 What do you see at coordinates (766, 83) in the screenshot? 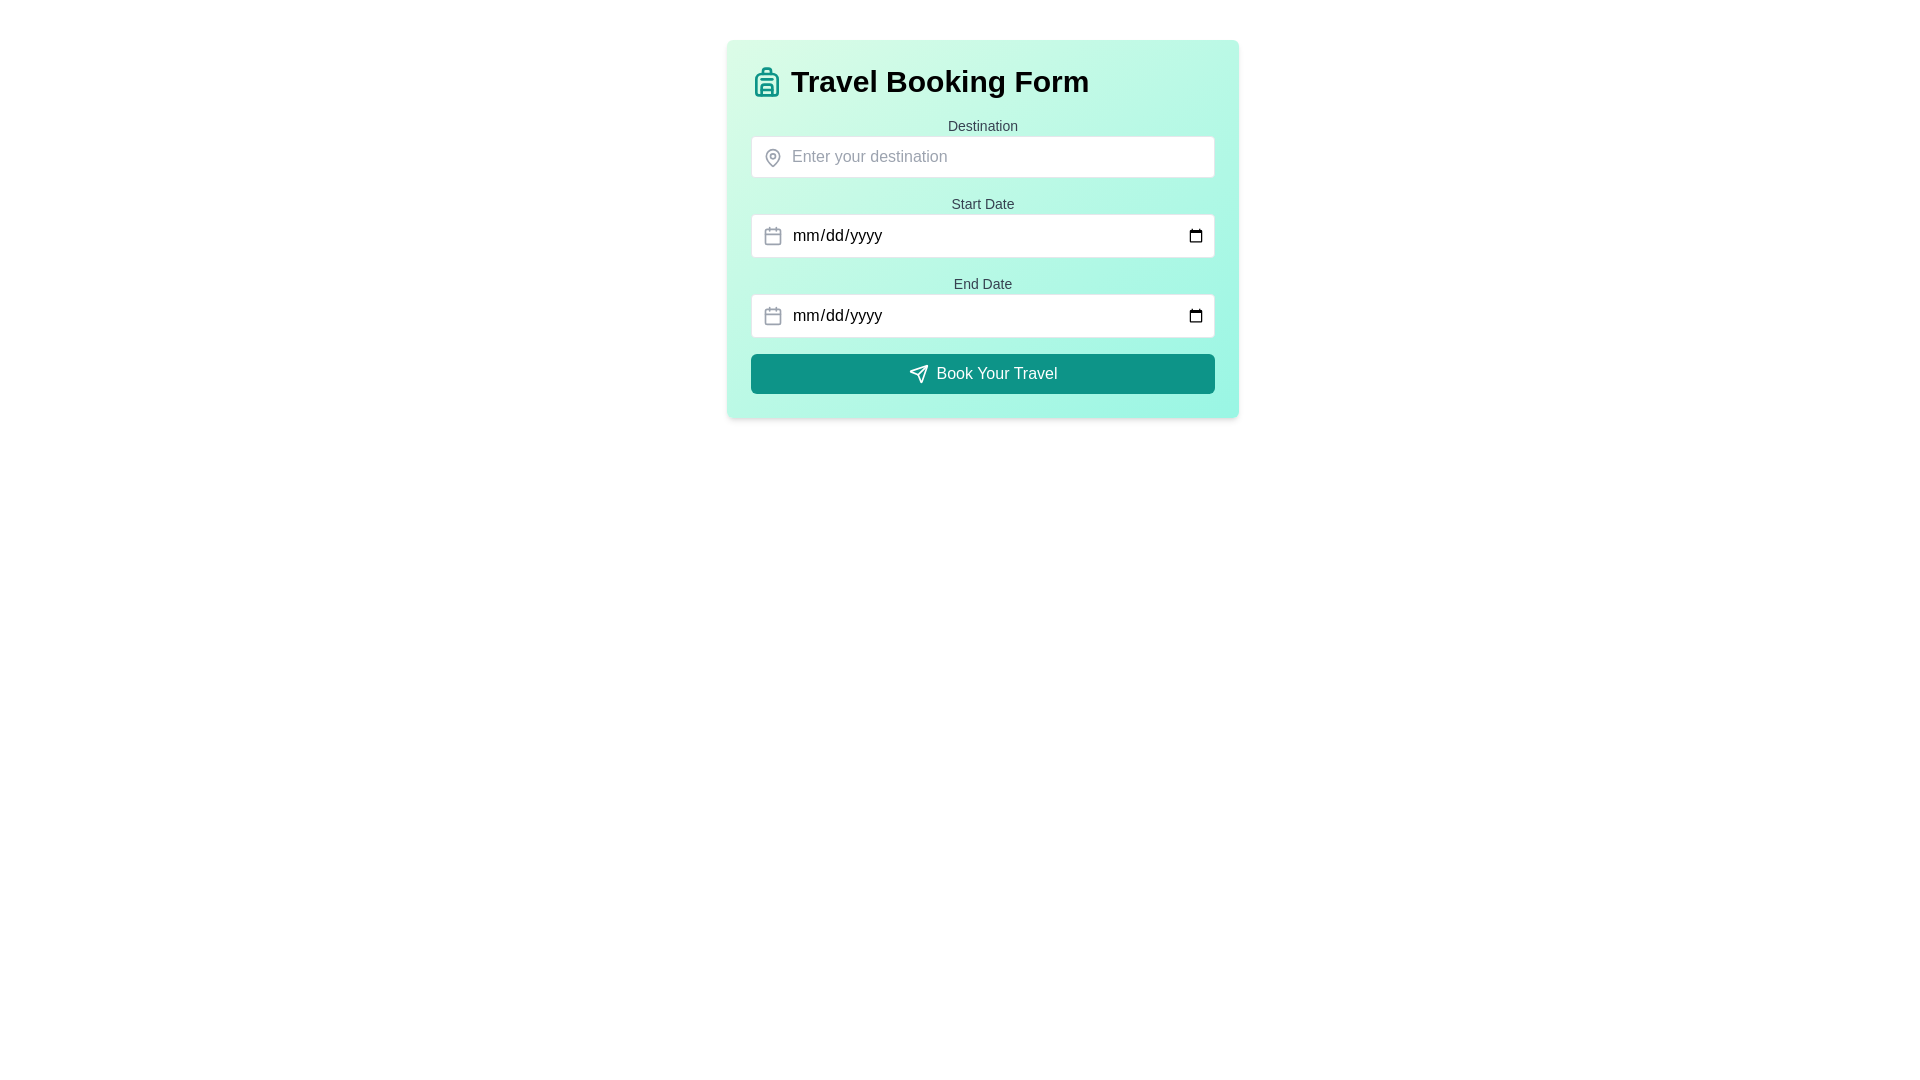
I see `the backpack icon located at the top of the 'Travel Booking Form', positioned to the left of the title text` at bounding box center [766, 83].